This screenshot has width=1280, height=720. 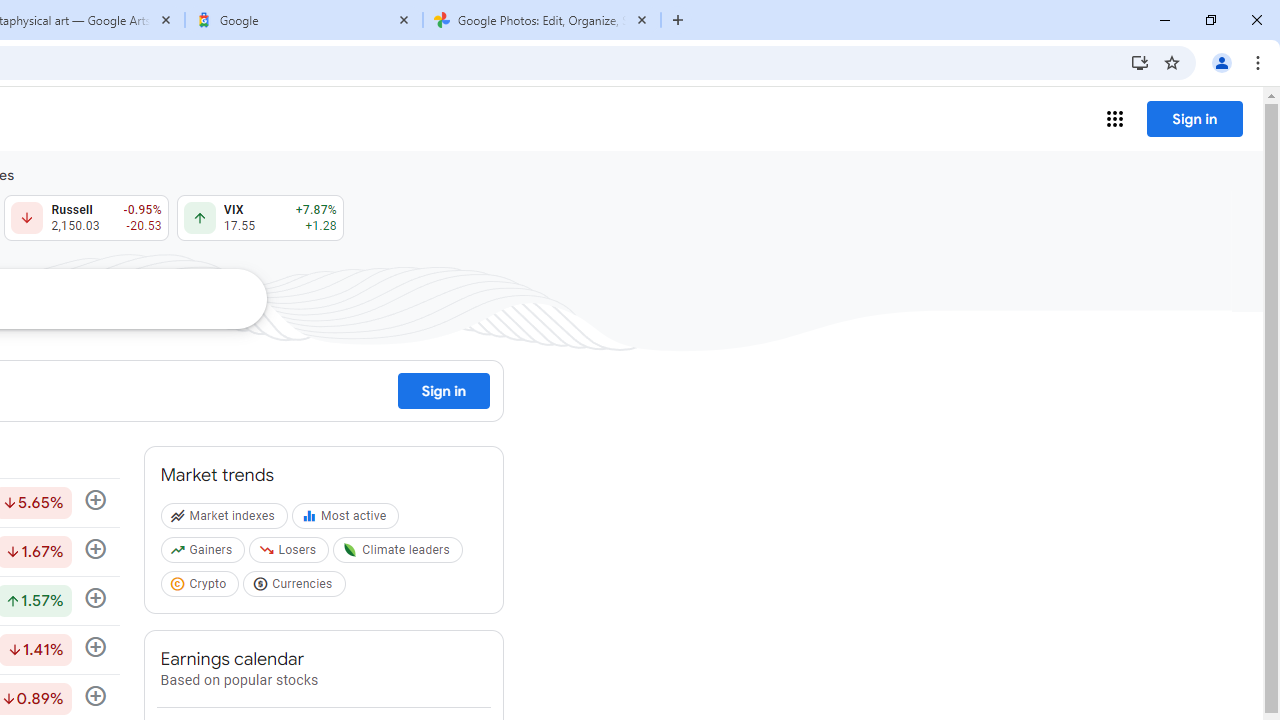 I want to click on 'Losers', so click(x=290, y=554).